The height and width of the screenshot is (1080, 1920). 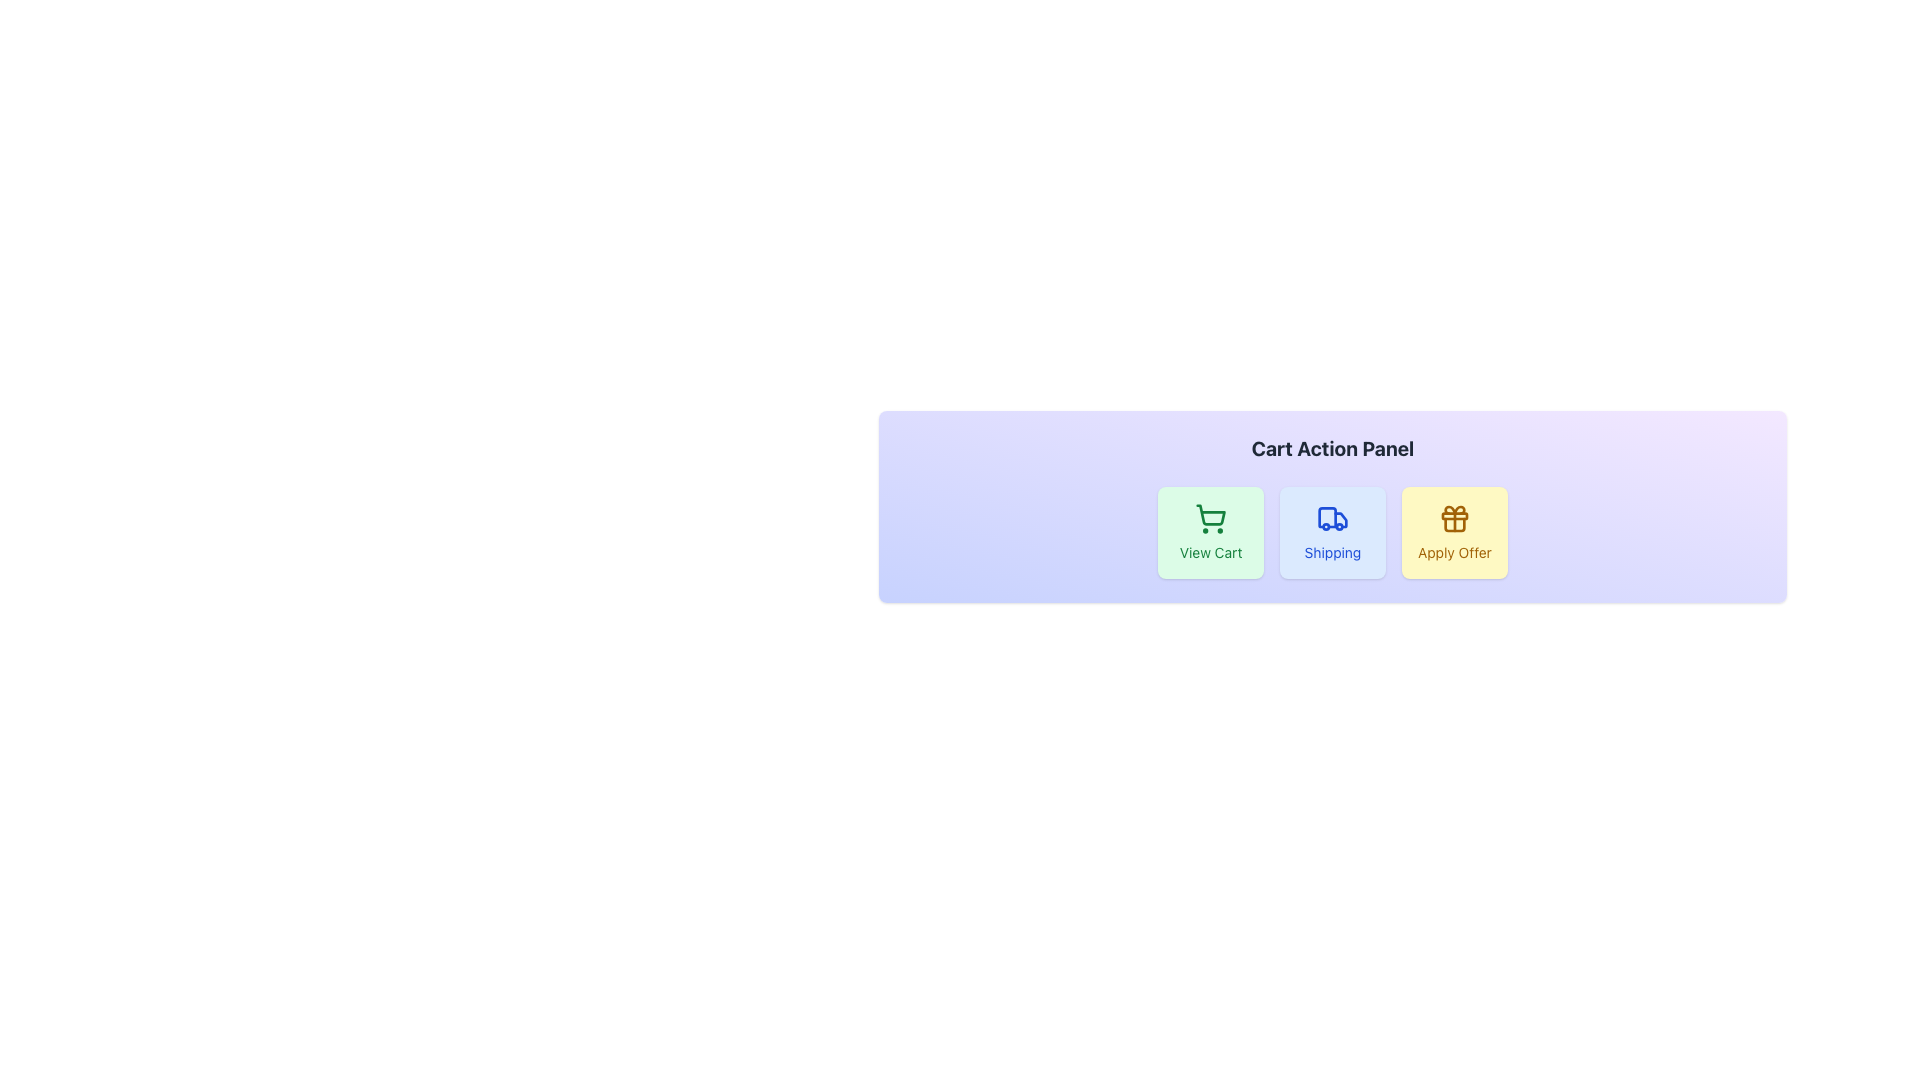 I want to click on the shopping cart icon, which is a visually outlined cart shape located inside the 'View Cart' box in the 'Cart Action Panel', so click(x=1210, y=514).